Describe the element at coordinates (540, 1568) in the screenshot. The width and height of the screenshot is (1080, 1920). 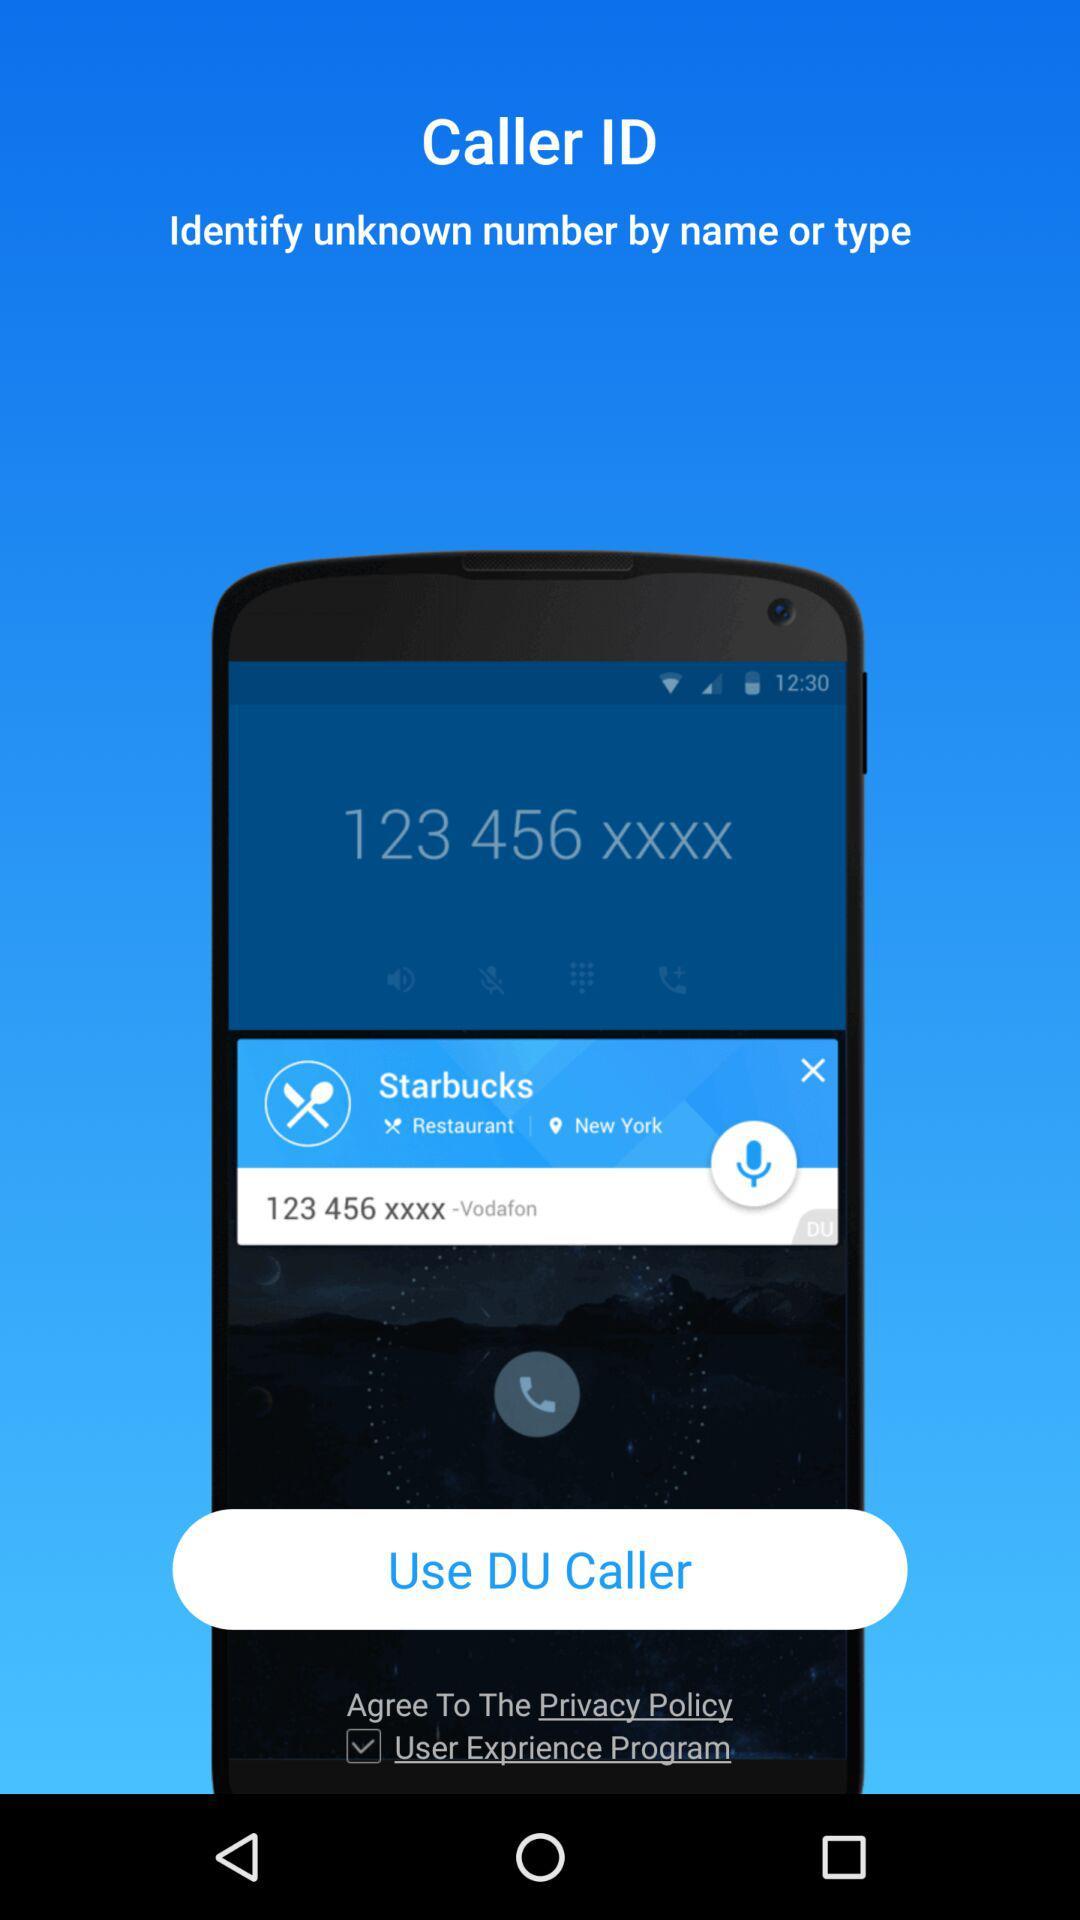
I see `the use du caller` at that location.